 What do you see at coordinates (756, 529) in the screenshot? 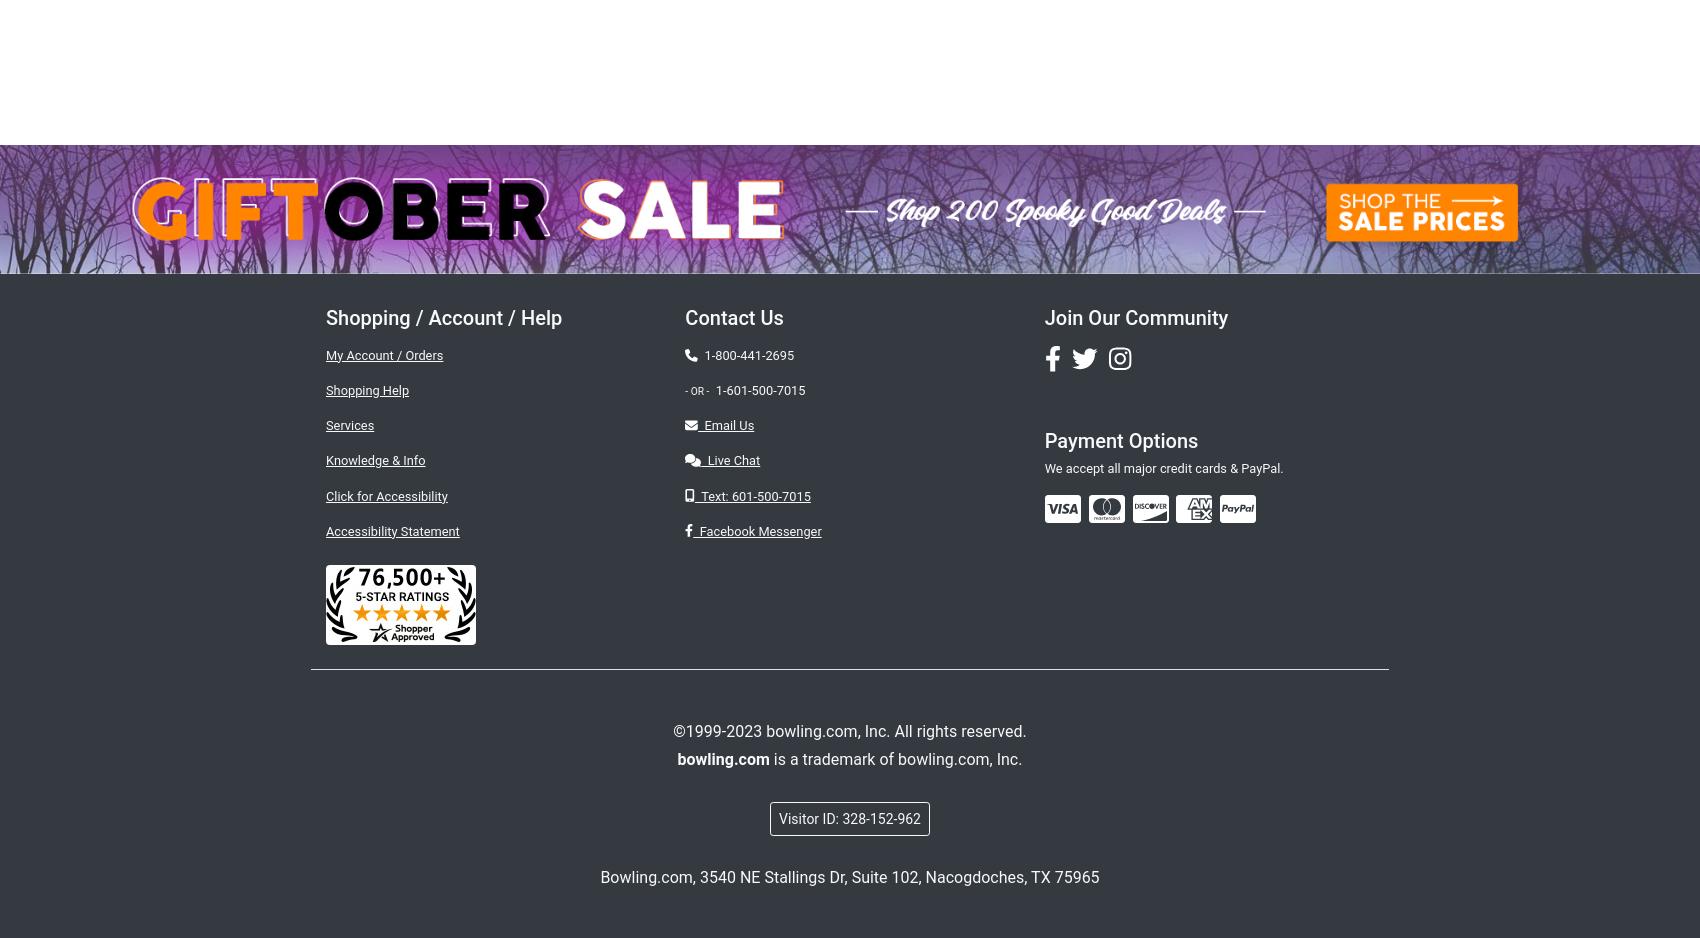
I see `'Facebook Messenger'` at bounding box center [756, 529].